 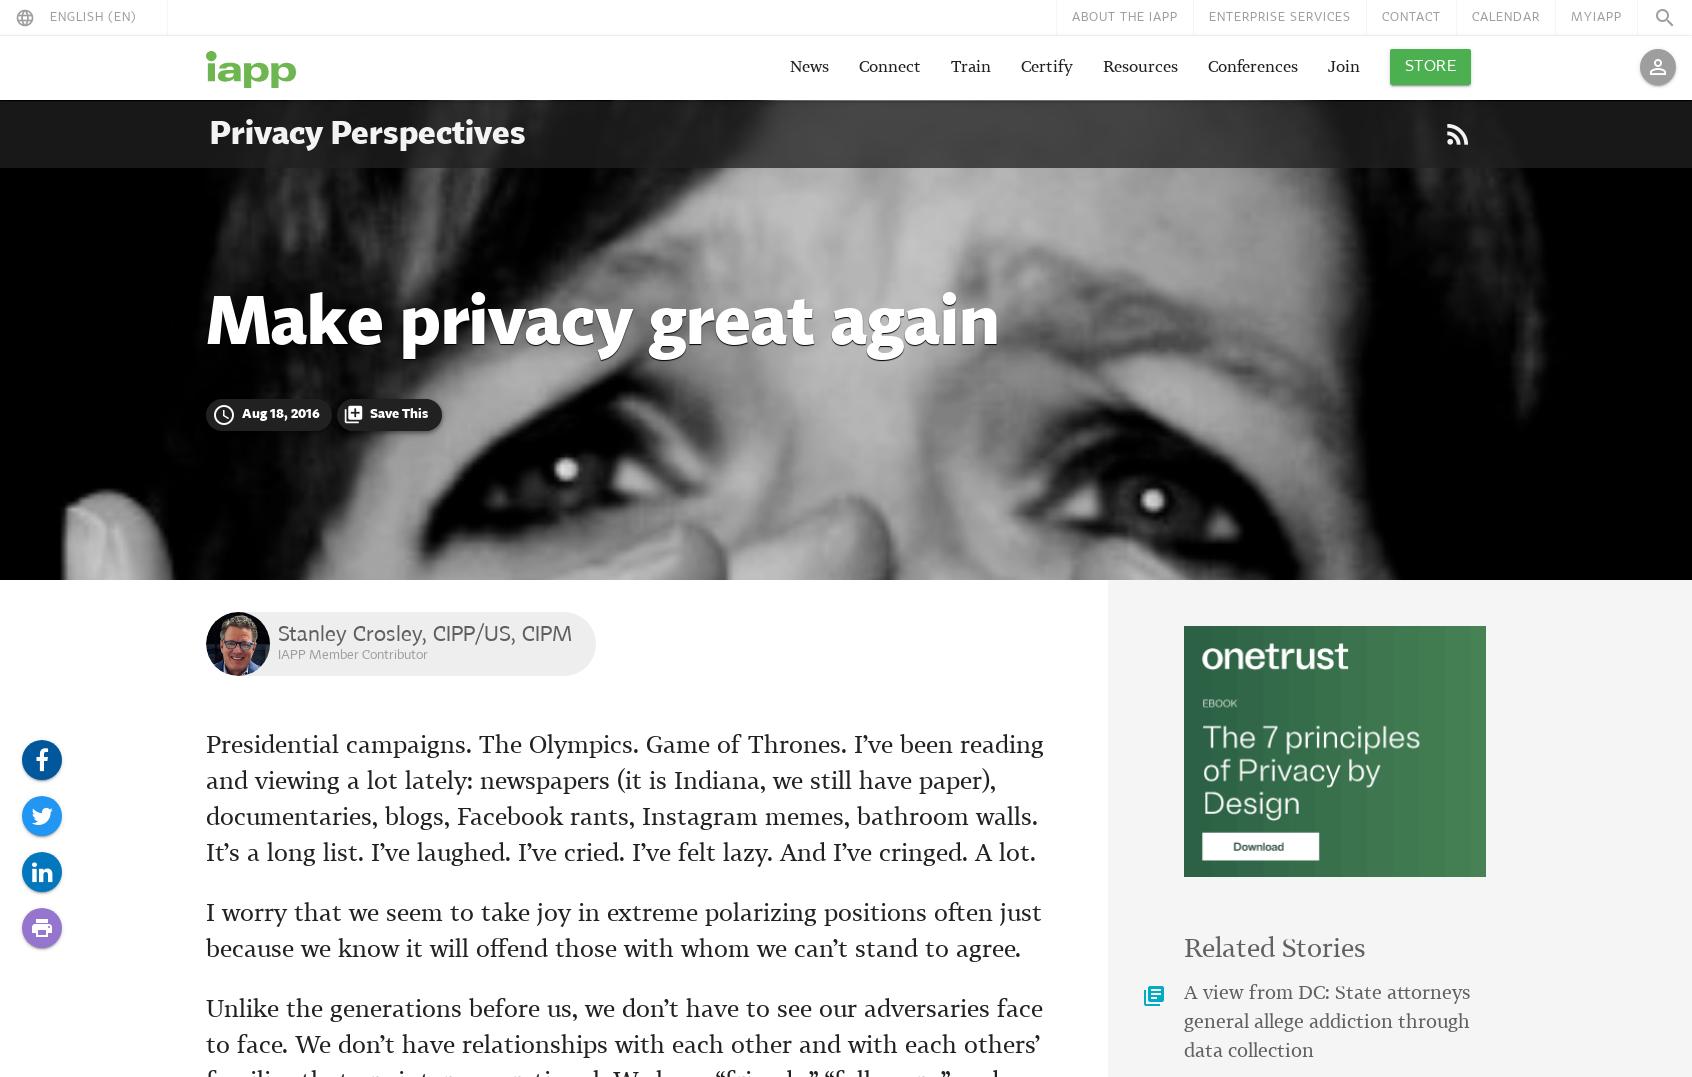 I want to click on 'Related Stories', so click(x=1273, y=948).